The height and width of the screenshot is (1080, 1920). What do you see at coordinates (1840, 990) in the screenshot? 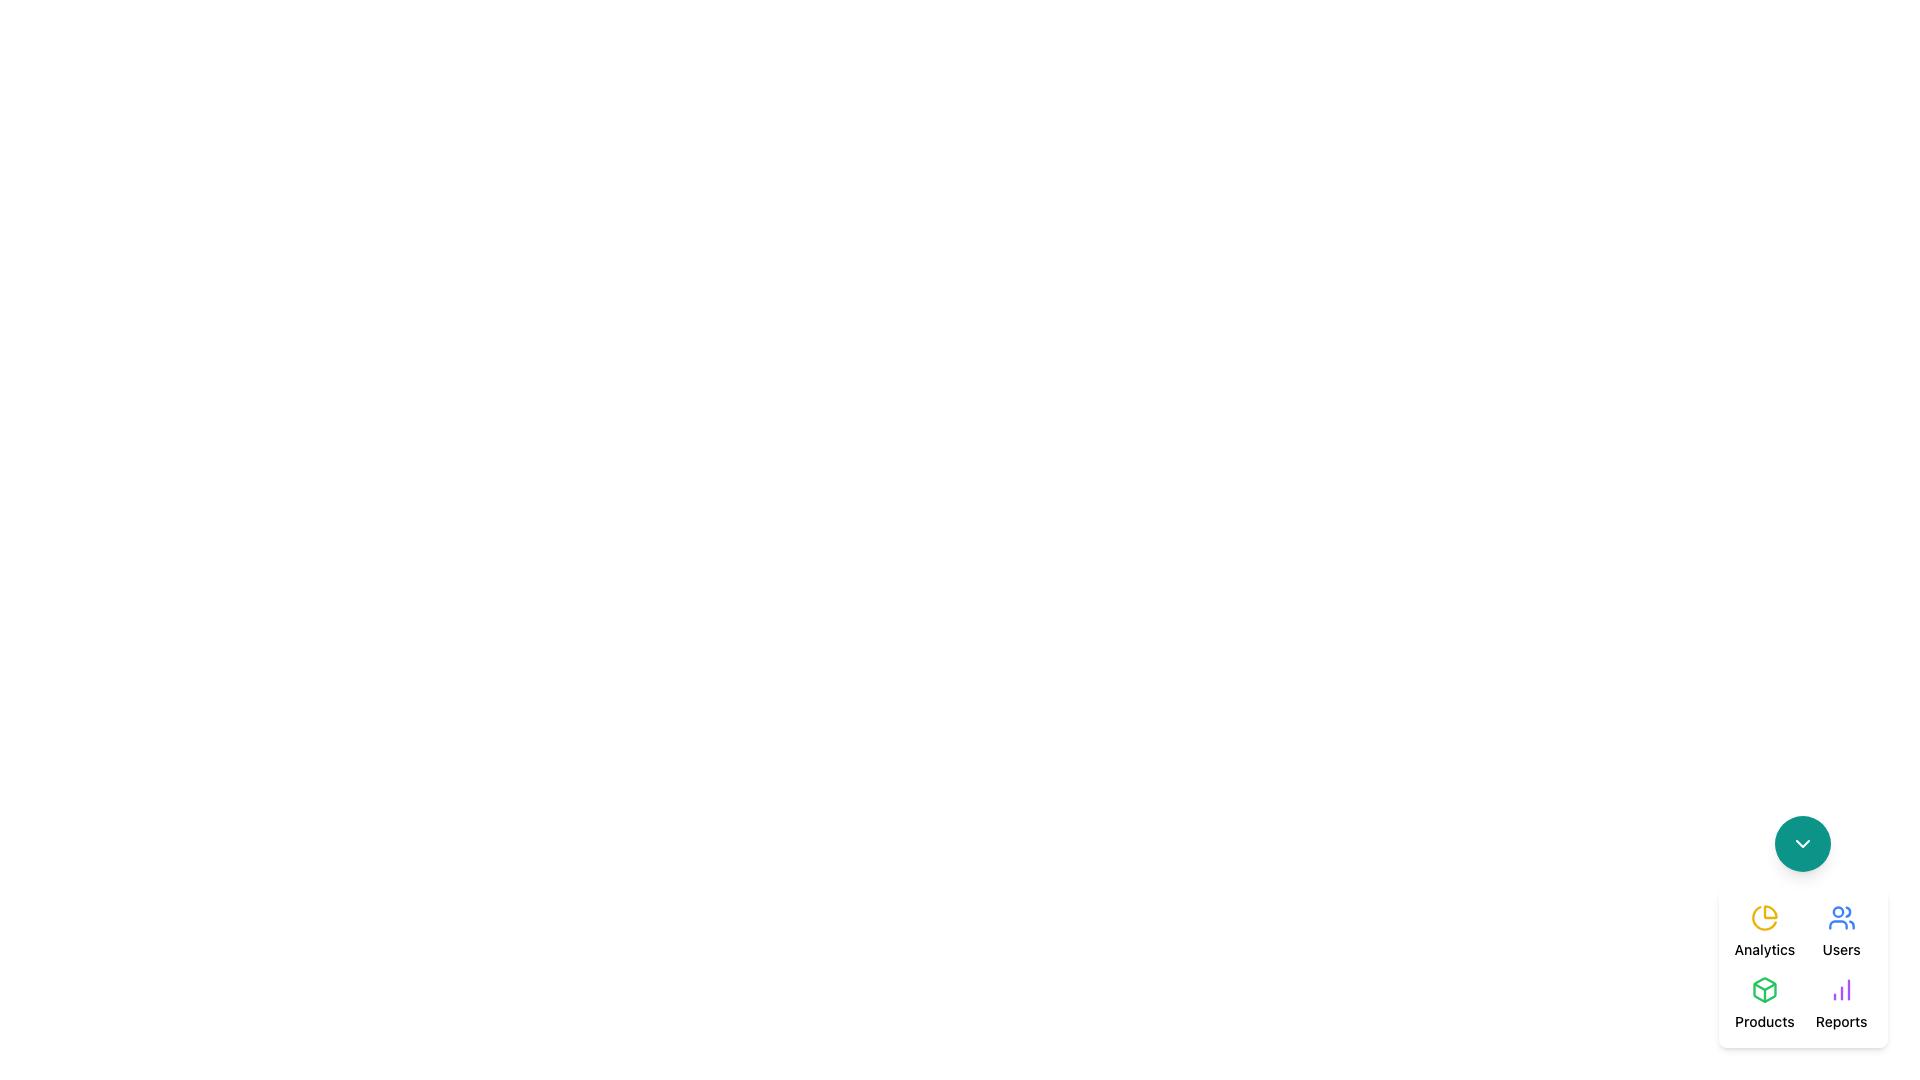
I see `the purple bar chart icon in the Reports section located in the bottom right corner, positioned above the text label 'Reports'` at bounding box center [1840, 990].